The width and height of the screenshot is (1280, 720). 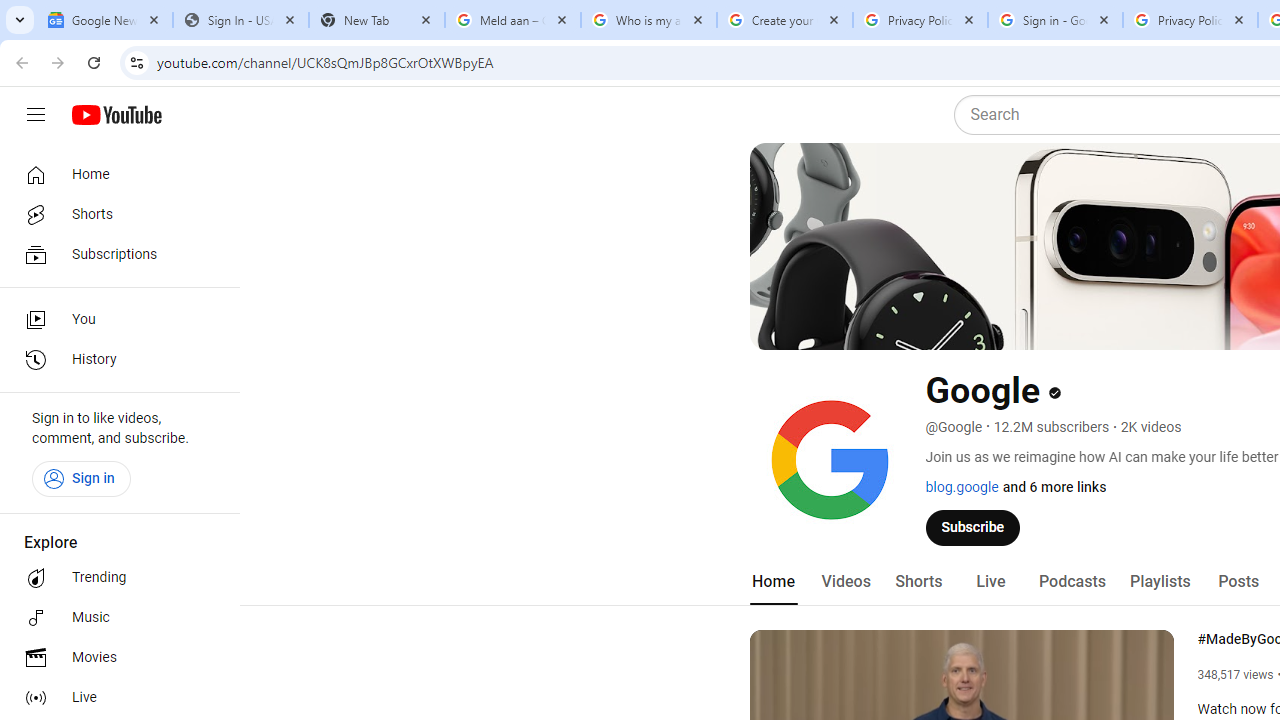 What do you see at coordinates (112, 617) in the screenshot?
I see `'Music'` at bounding box center [112, 617].